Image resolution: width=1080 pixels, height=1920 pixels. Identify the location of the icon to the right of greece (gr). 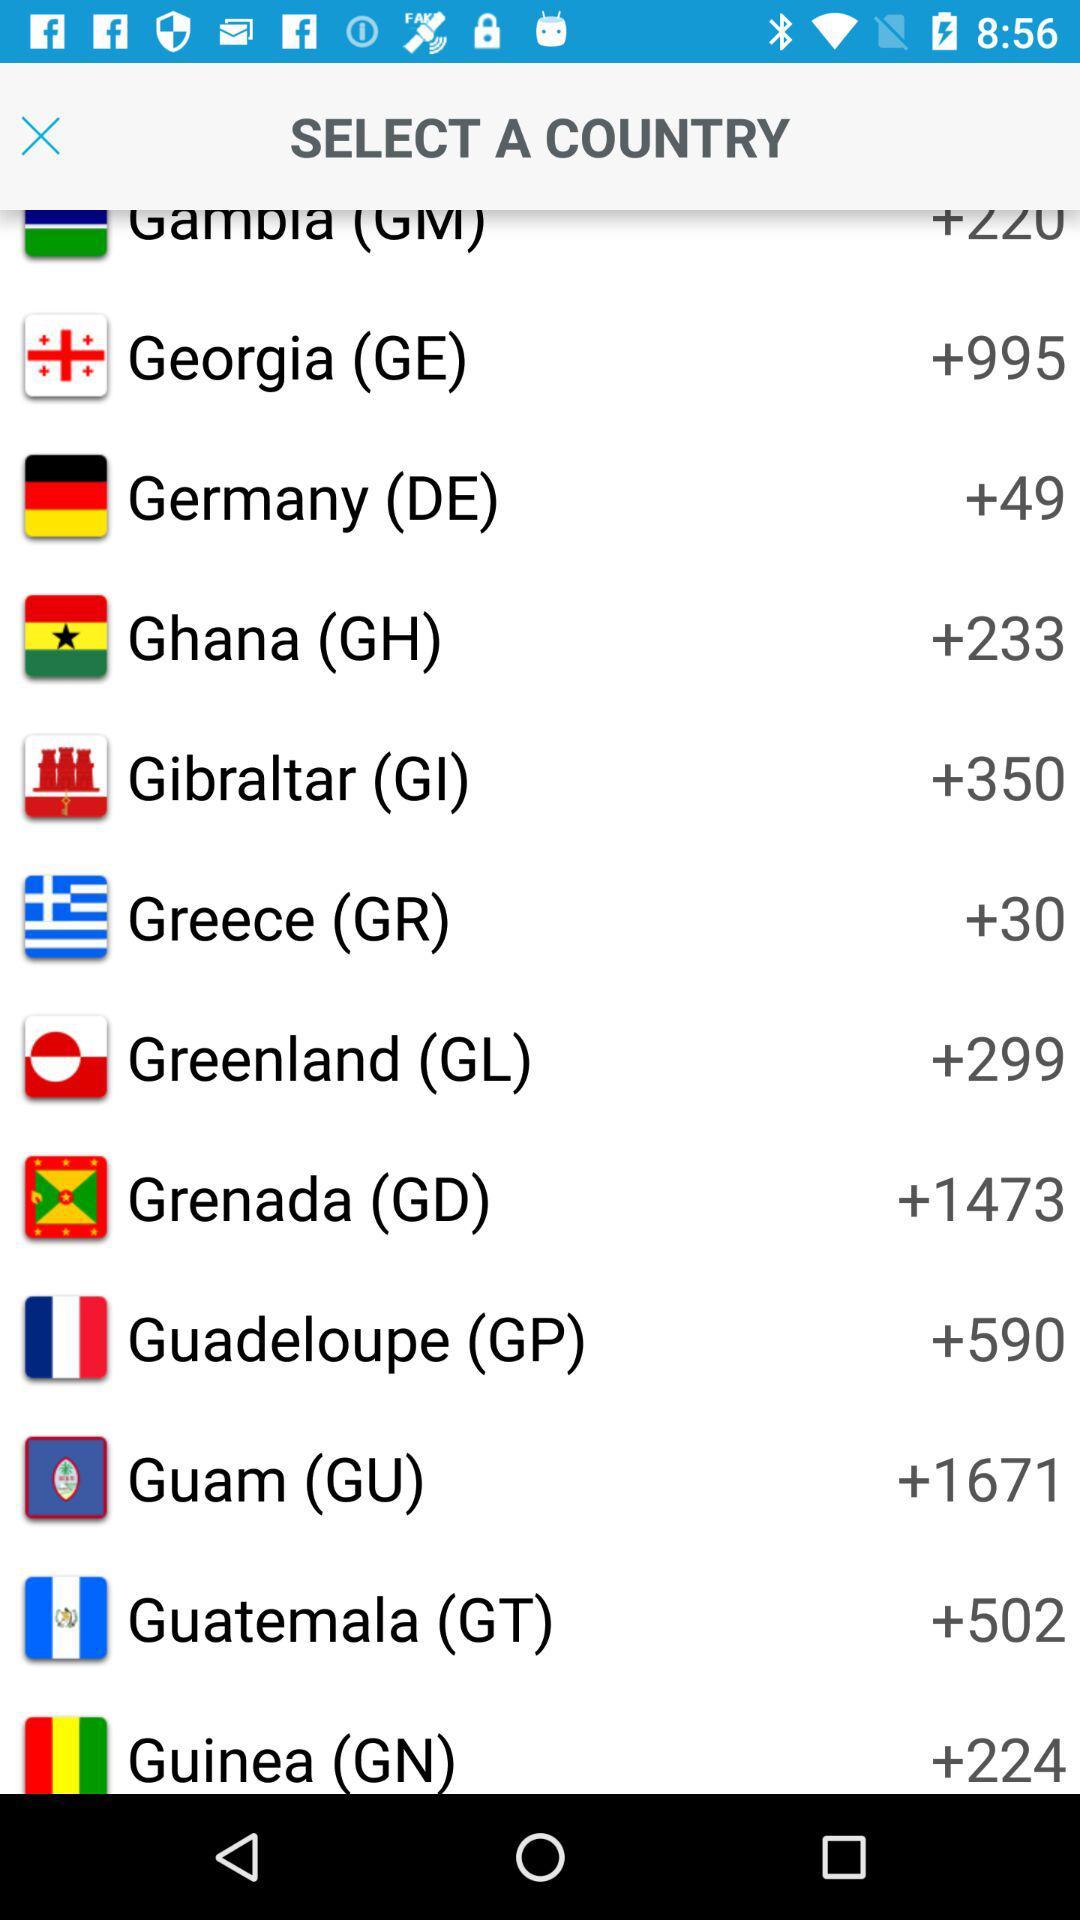
(1015, 915).